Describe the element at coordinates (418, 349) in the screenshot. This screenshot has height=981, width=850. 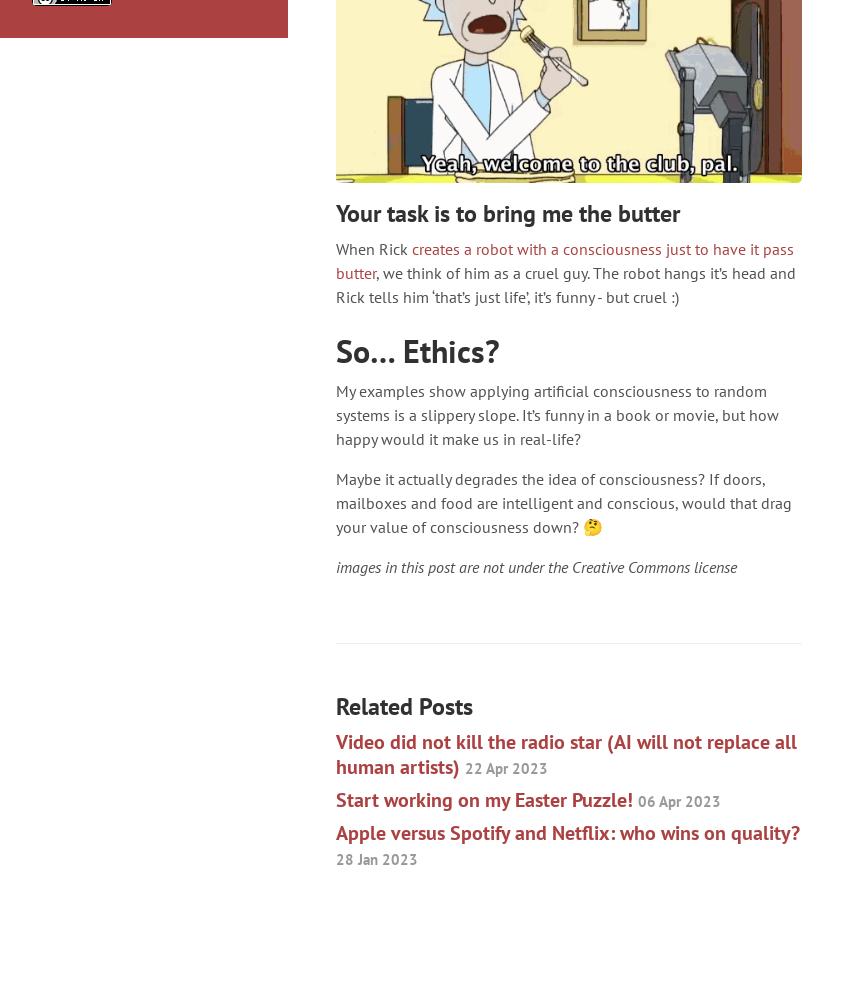
I see `'So… Ethics?'` at that location.